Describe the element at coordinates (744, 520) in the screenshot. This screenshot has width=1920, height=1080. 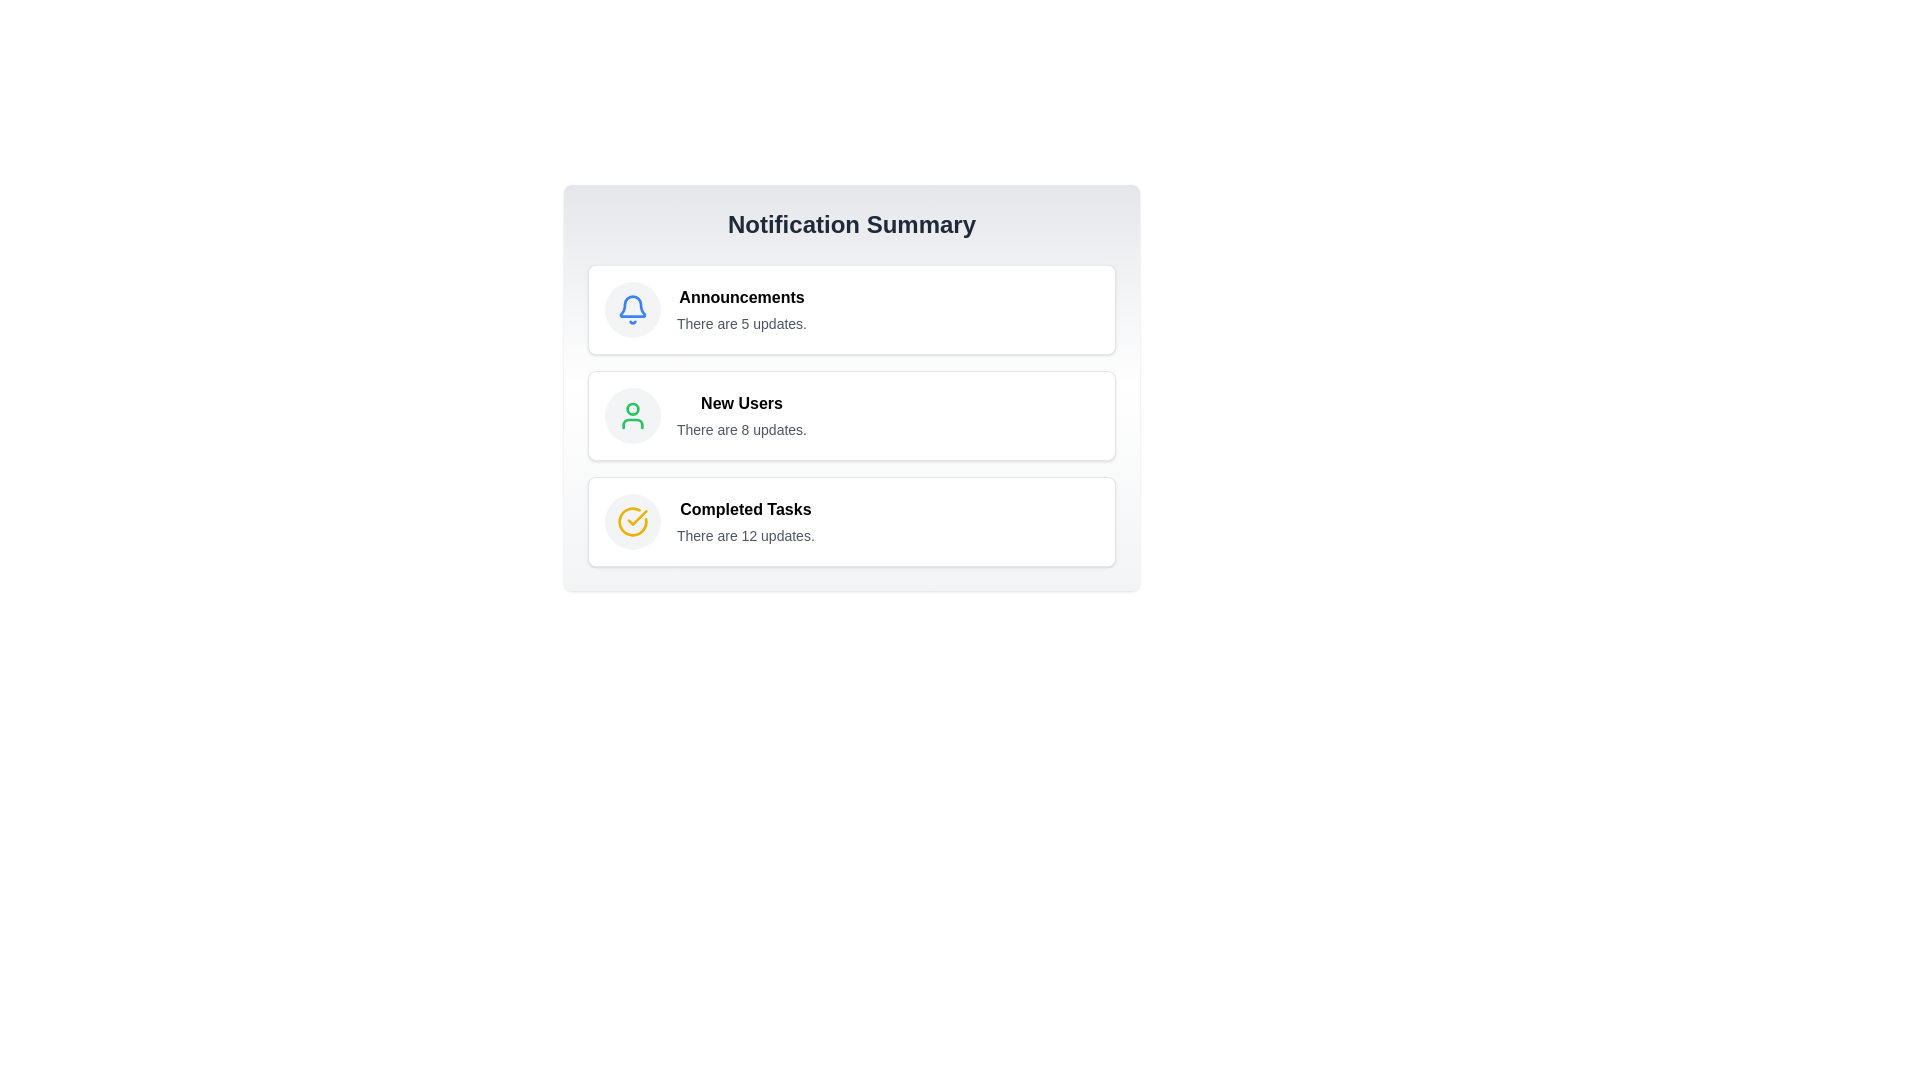
I see `the informational text grouping that summarizes completed tasks indicating 12 updates available, located in the bottom section of a vertical list within a card-like structure` at that location.